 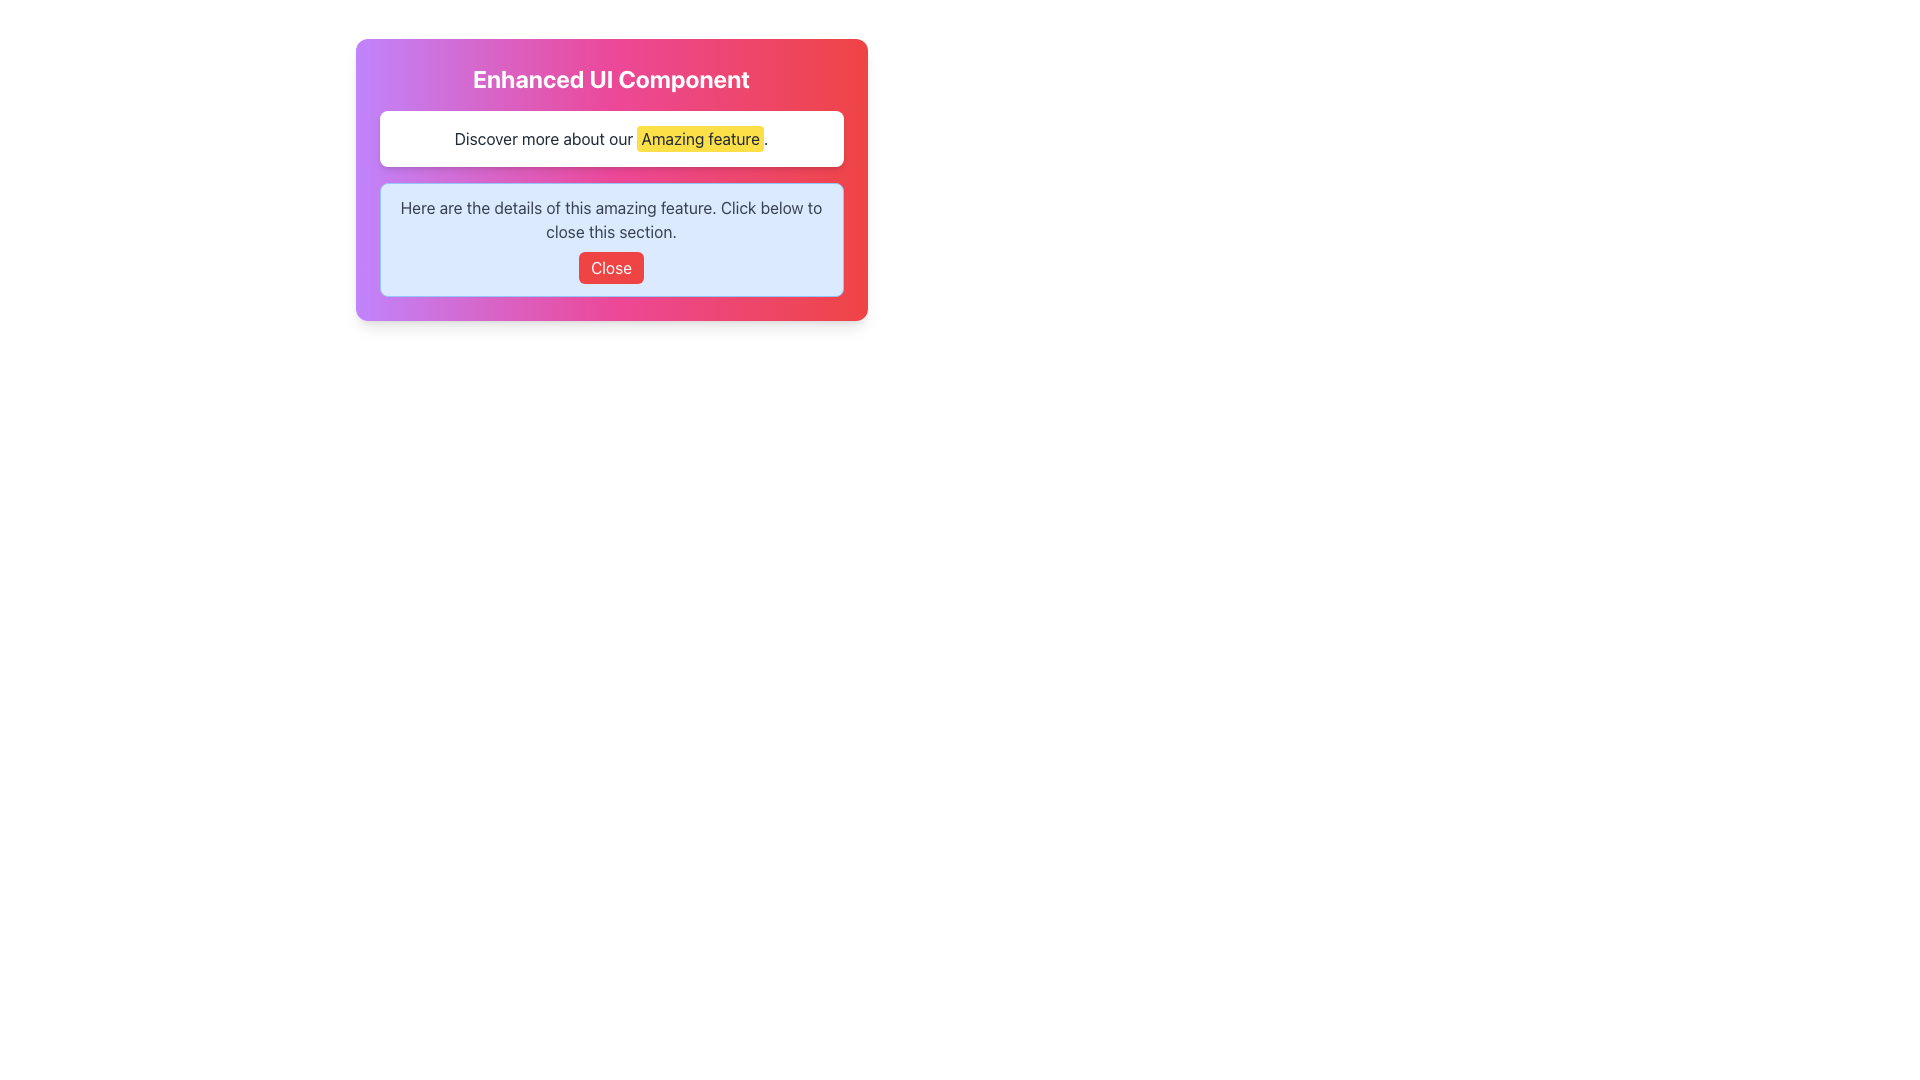 What do you see at coordinates (610, 219) in the screenshot?
I see `informational text located within a light blue box above the red 'Close' button` at bounding box center [610, 219].